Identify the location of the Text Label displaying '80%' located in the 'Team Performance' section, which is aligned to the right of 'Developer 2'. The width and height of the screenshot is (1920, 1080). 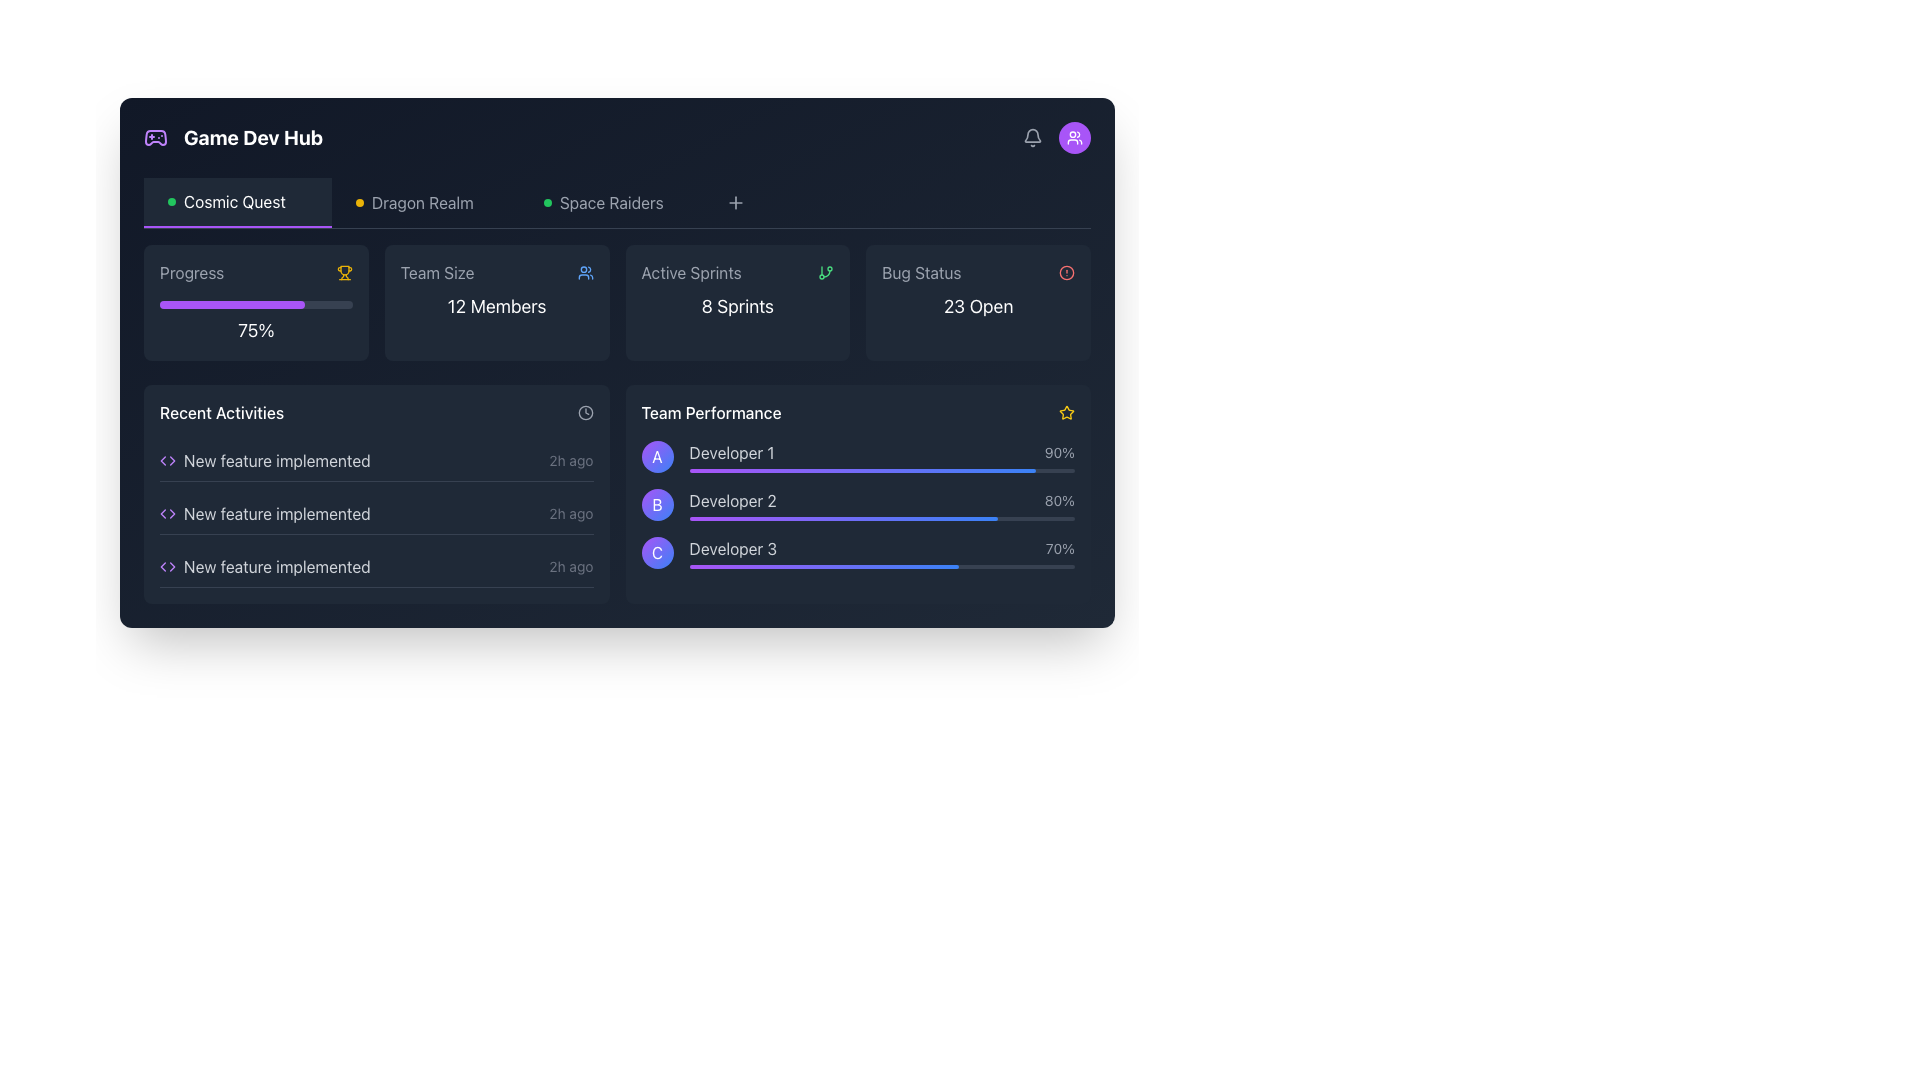
(1058, 500).